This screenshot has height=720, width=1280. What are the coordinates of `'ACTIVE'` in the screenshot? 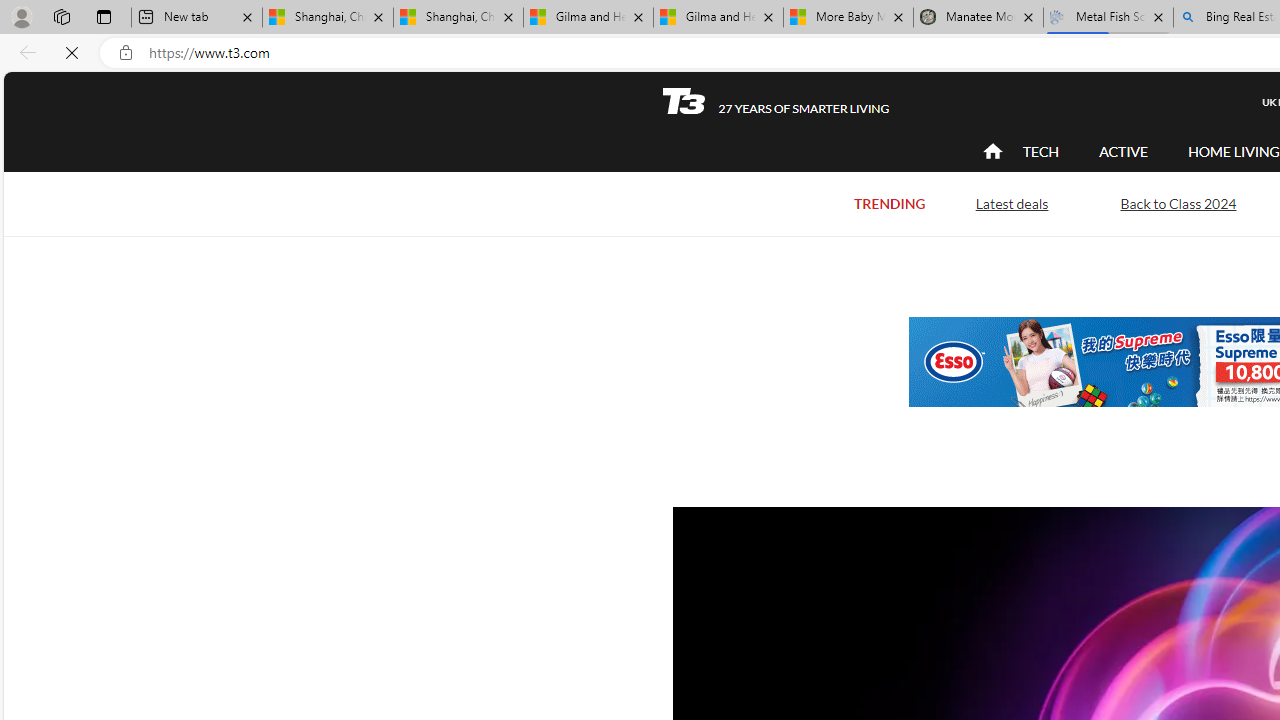 It's located at (1124, 150).